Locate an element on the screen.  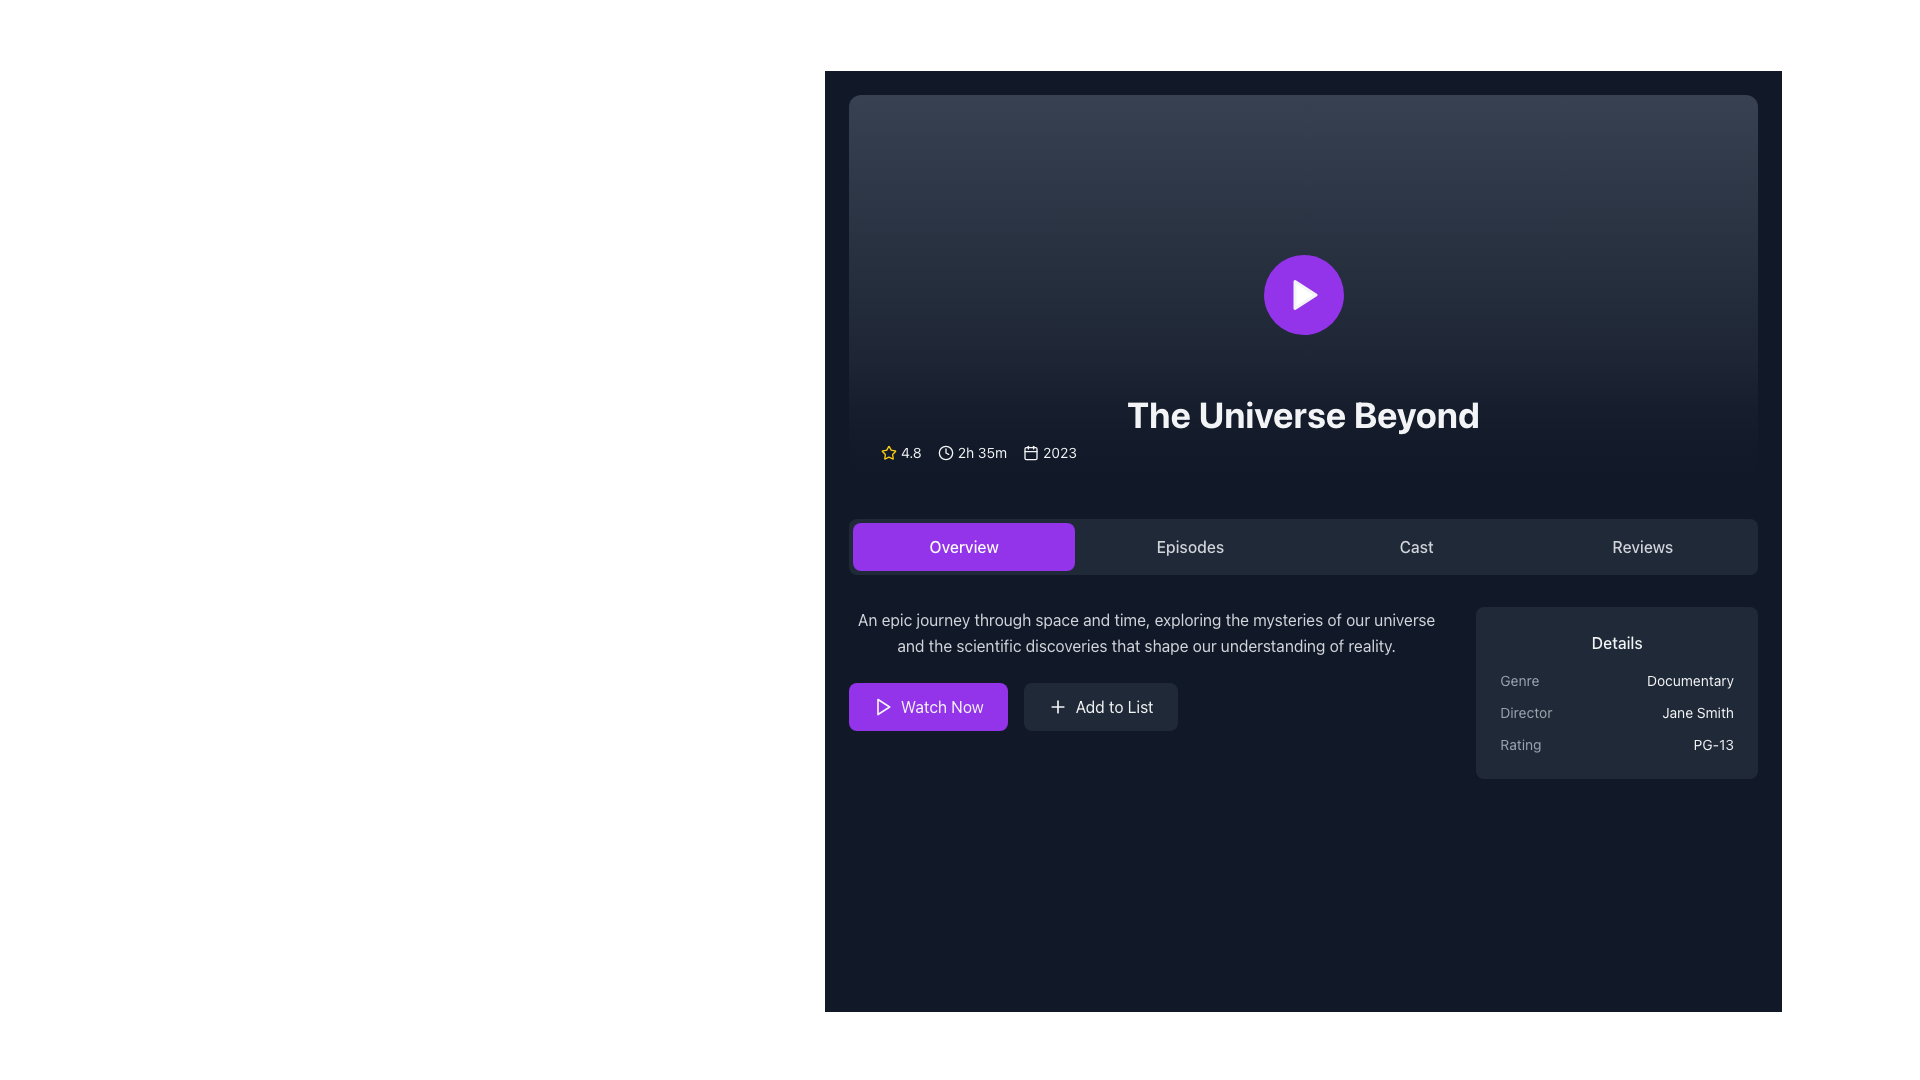
the textual description in light gray font that provides information about a cinematic or documentary feature, which is positioned above the 'Watch Now' and 'Add to List' buttons is located at coordinates (1146, 632).